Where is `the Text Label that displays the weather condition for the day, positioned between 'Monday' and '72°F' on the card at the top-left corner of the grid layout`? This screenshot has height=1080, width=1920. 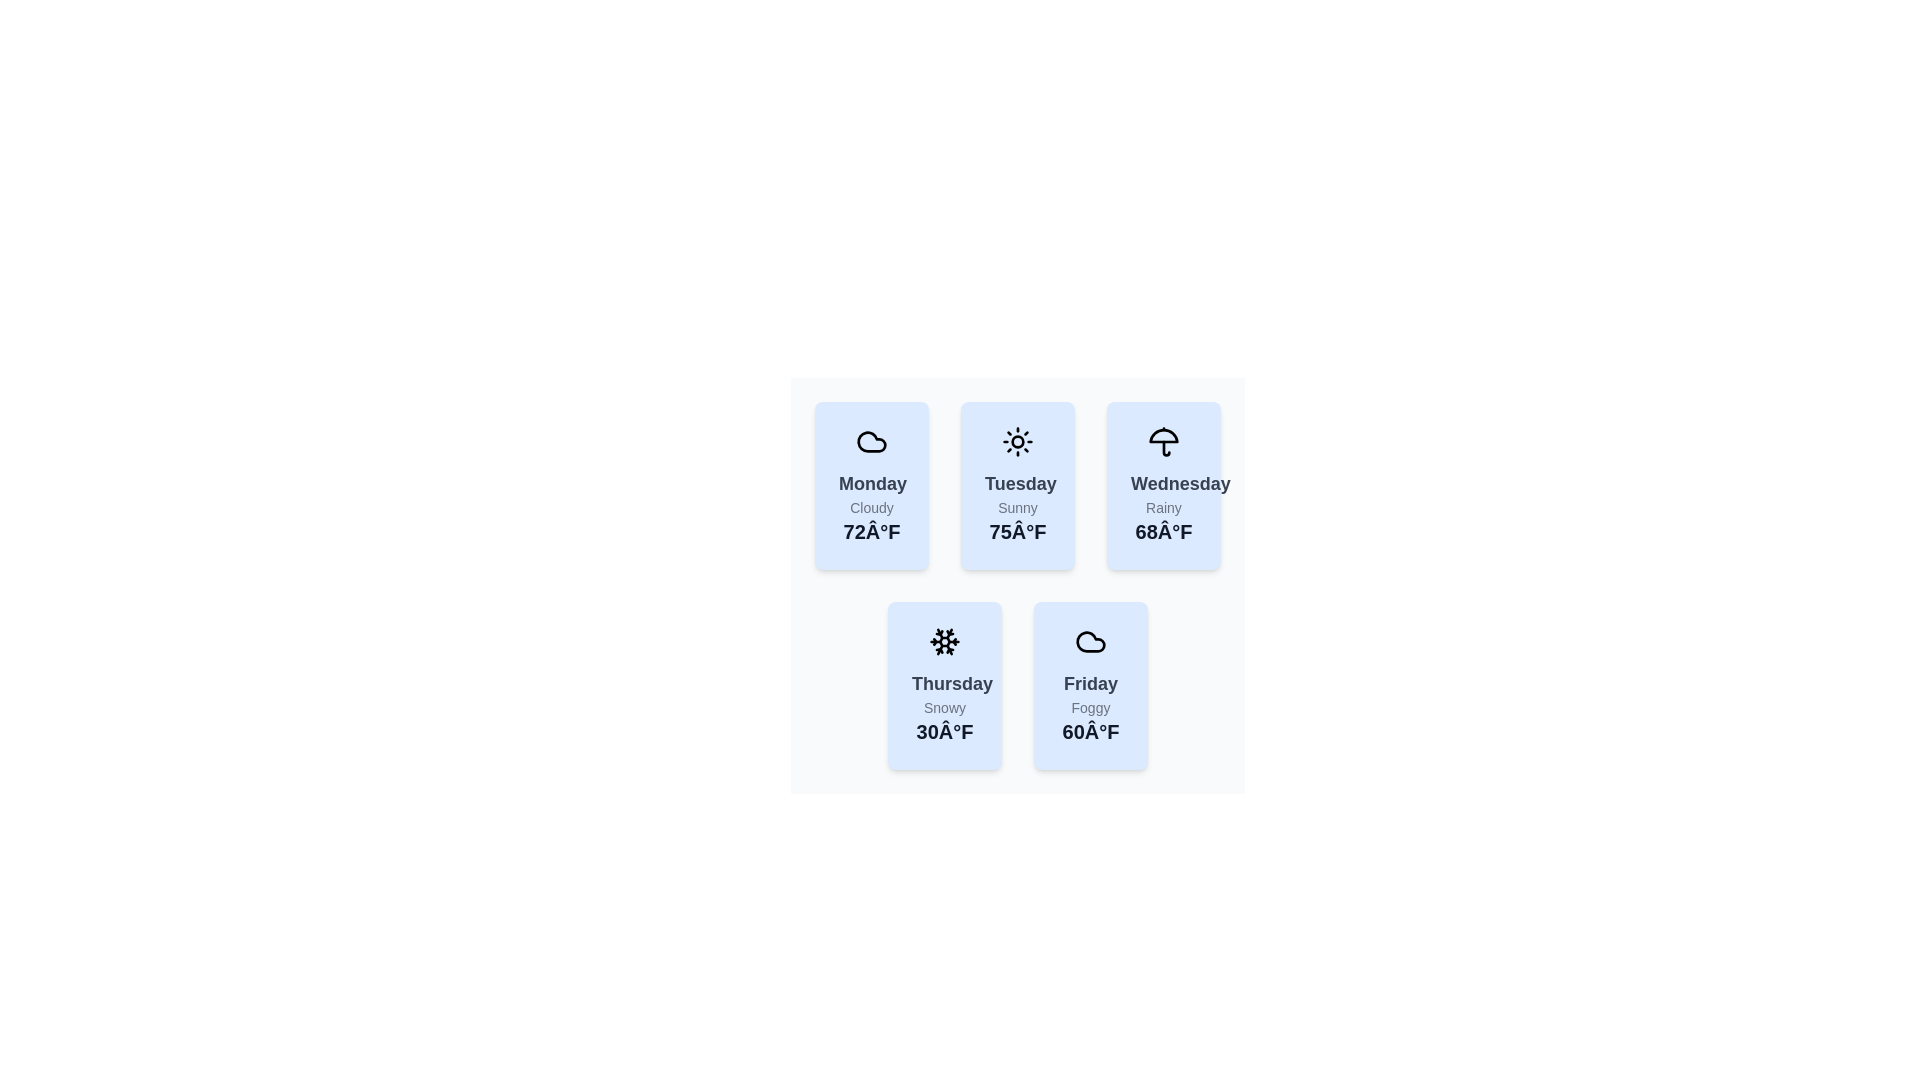 the Text Label that displays the weather condition for the day, positioned between 'Monday' and '72°F' on the card at the top-left corner of the grid layout is located at coordinates (872, 507).